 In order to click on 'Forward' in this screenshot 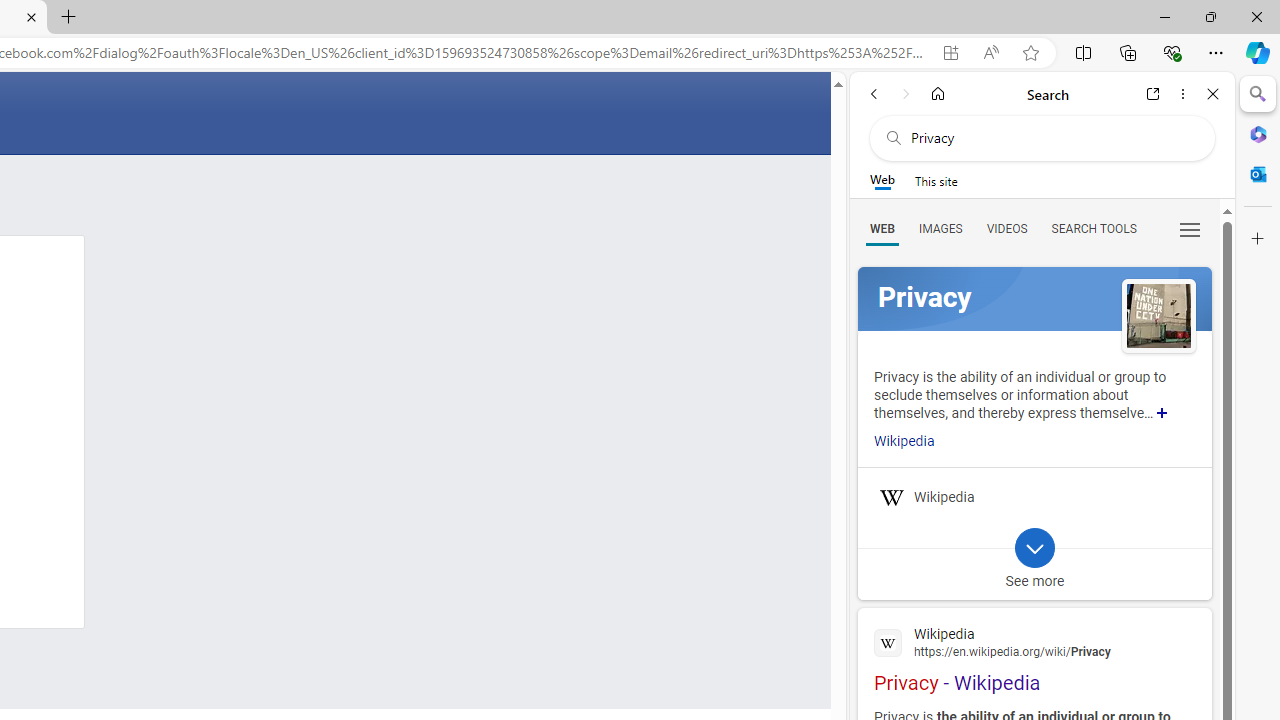, I will do `click(905, 93)`.